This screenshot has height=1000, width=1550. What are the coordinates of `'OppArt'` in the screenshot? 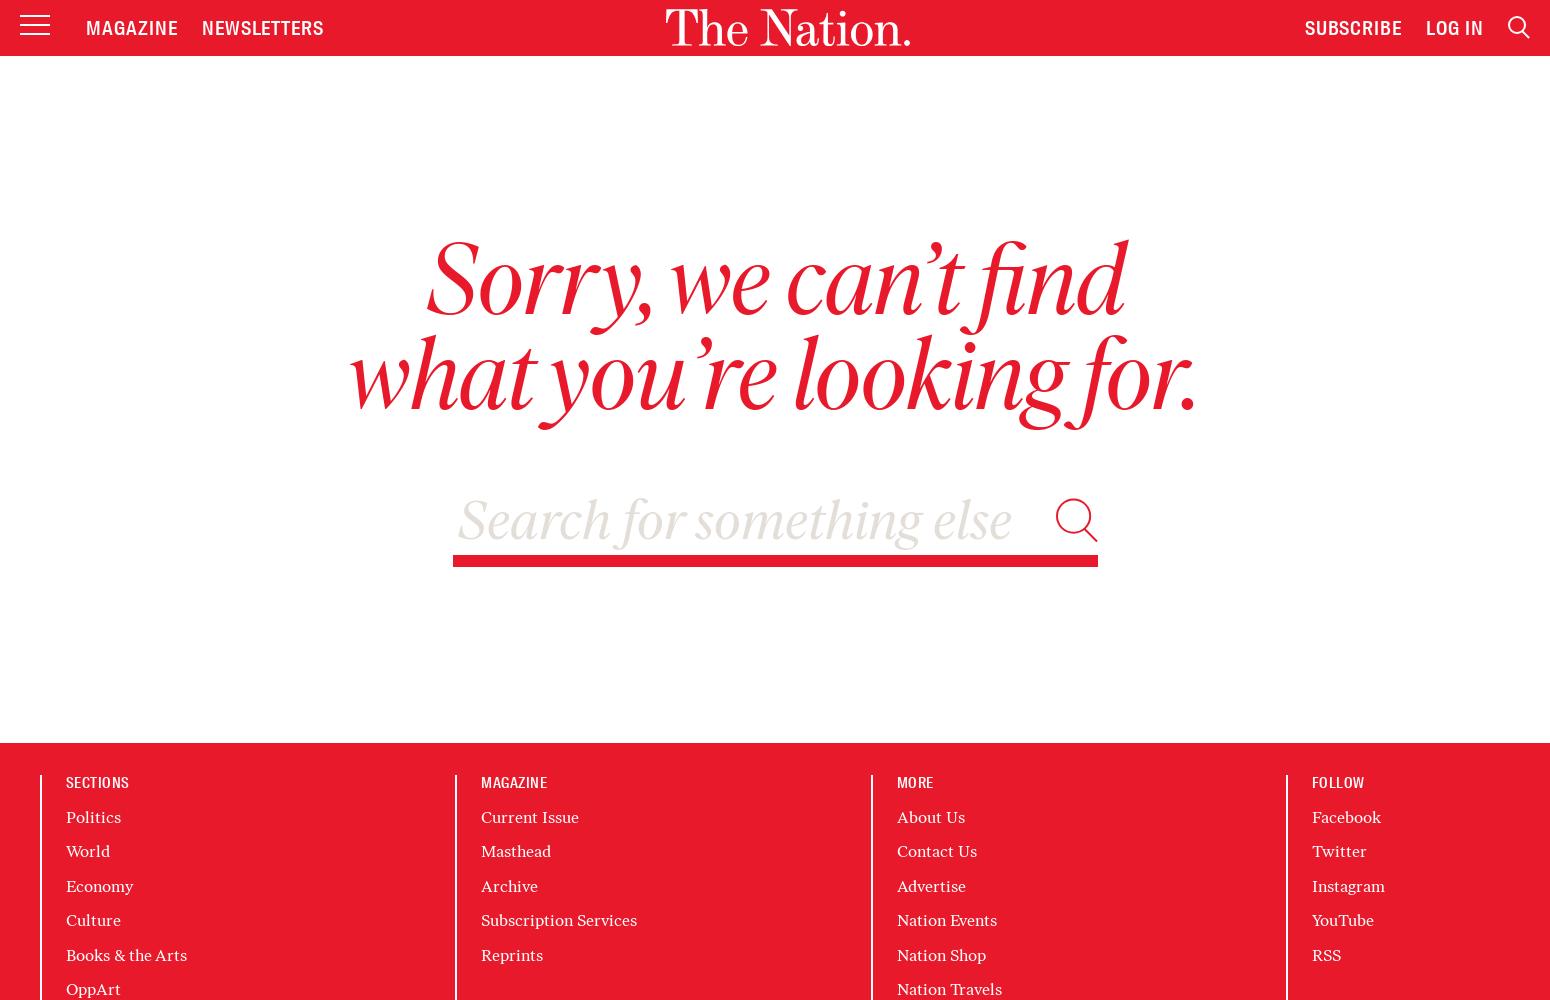 It's located at (93, 987).